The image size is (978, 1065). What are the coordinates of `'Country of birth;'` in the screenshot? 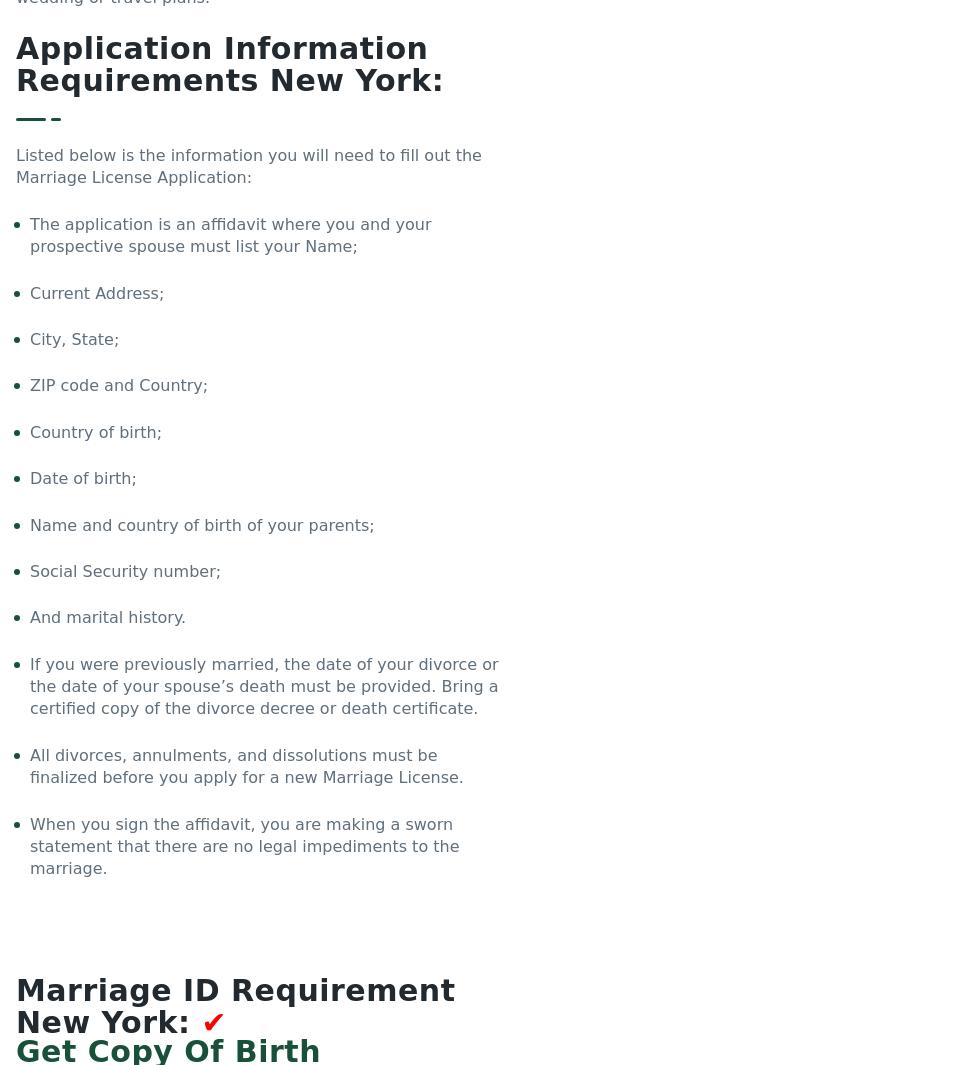 It's located at (96, 430).